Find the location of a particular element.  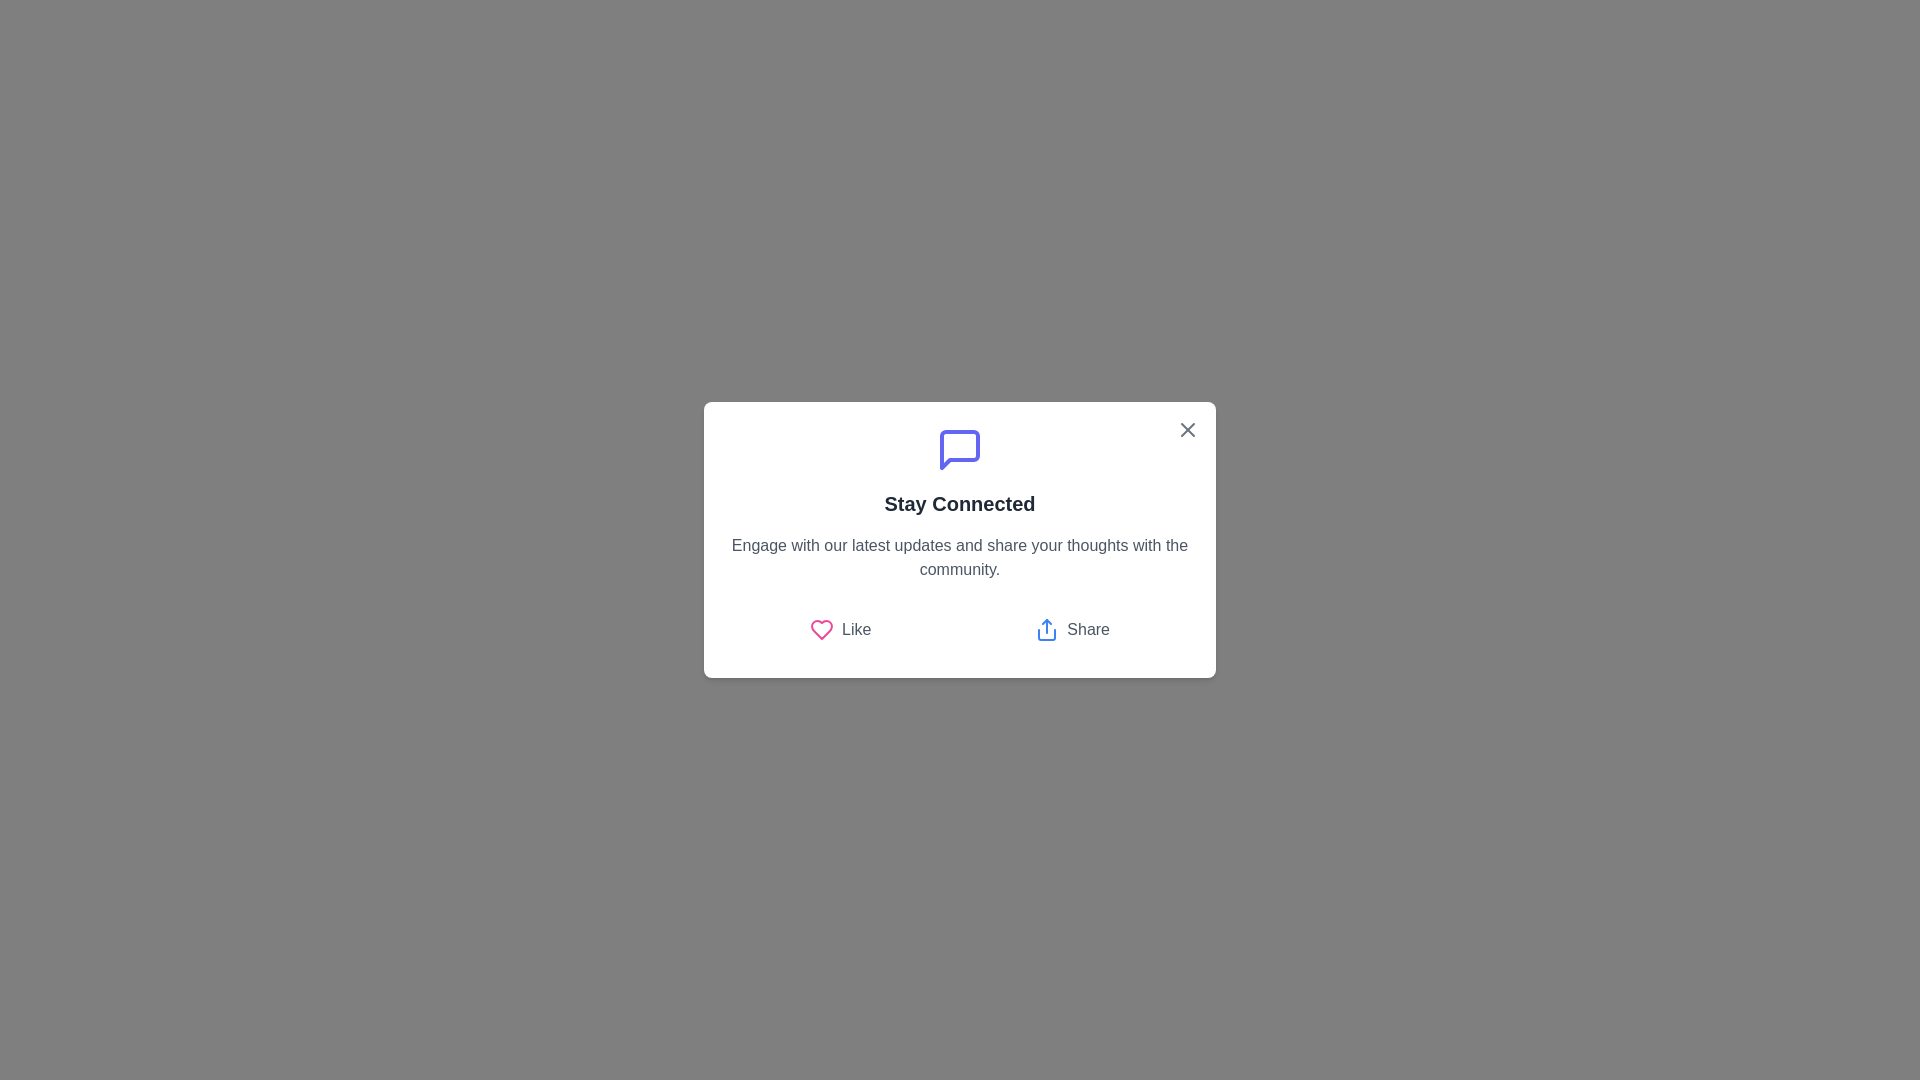

the 'Like' button to interact with it is located at coordinates (840, 628).